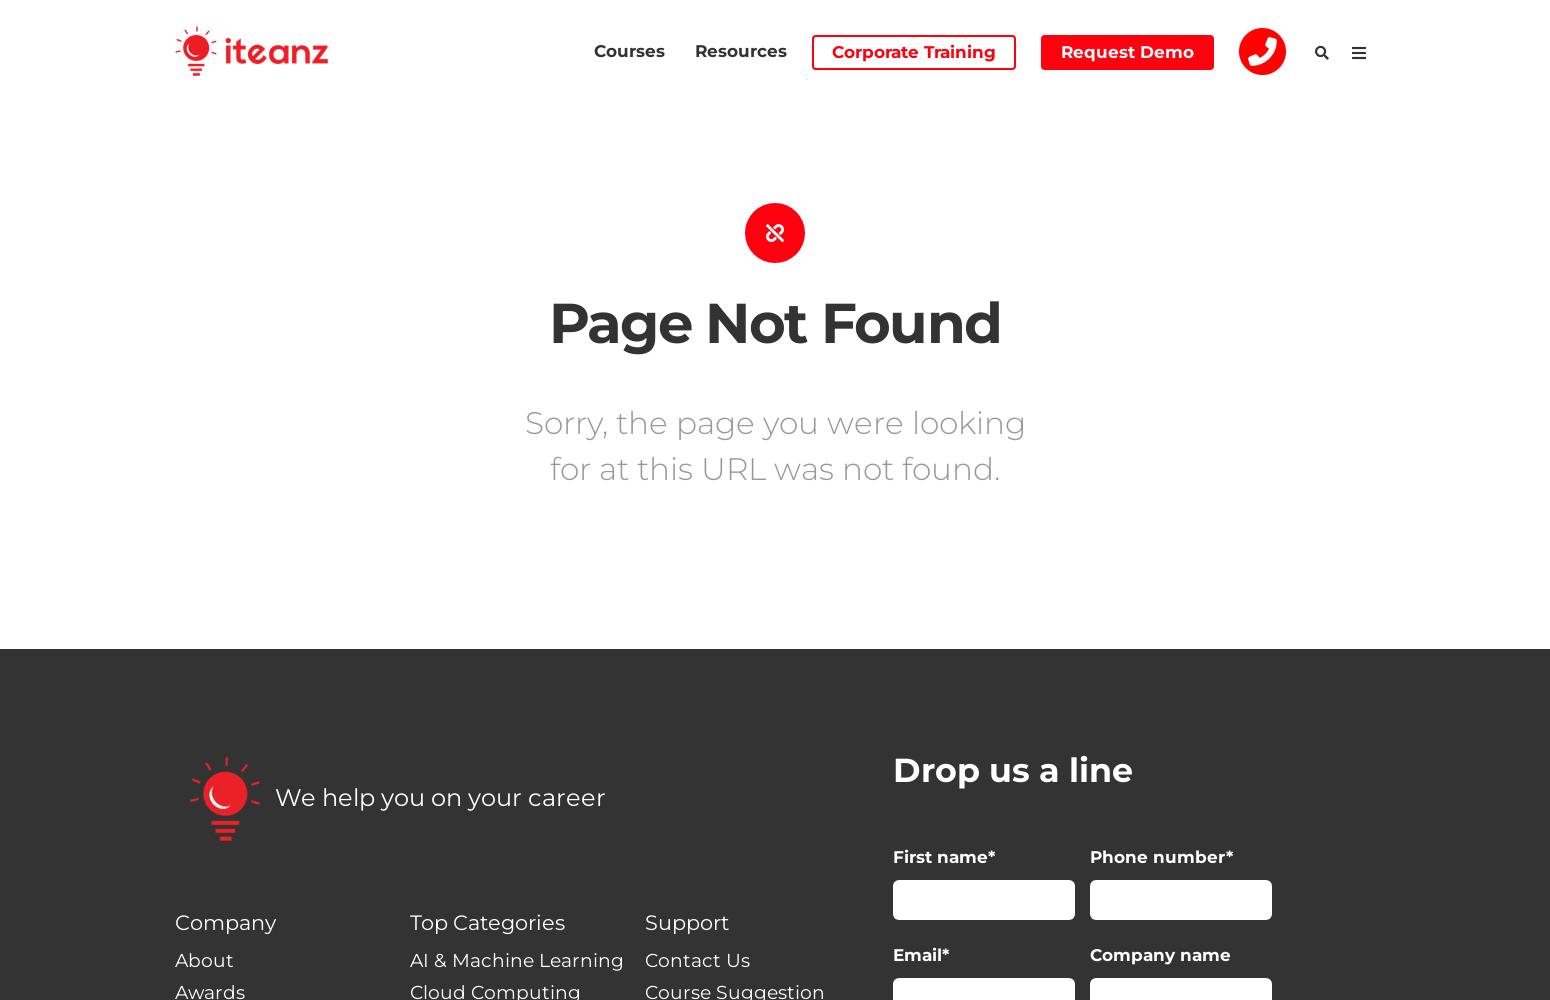 This screenshot has height=1000, width=1550. I want to click on 'About', so click(203, 959).